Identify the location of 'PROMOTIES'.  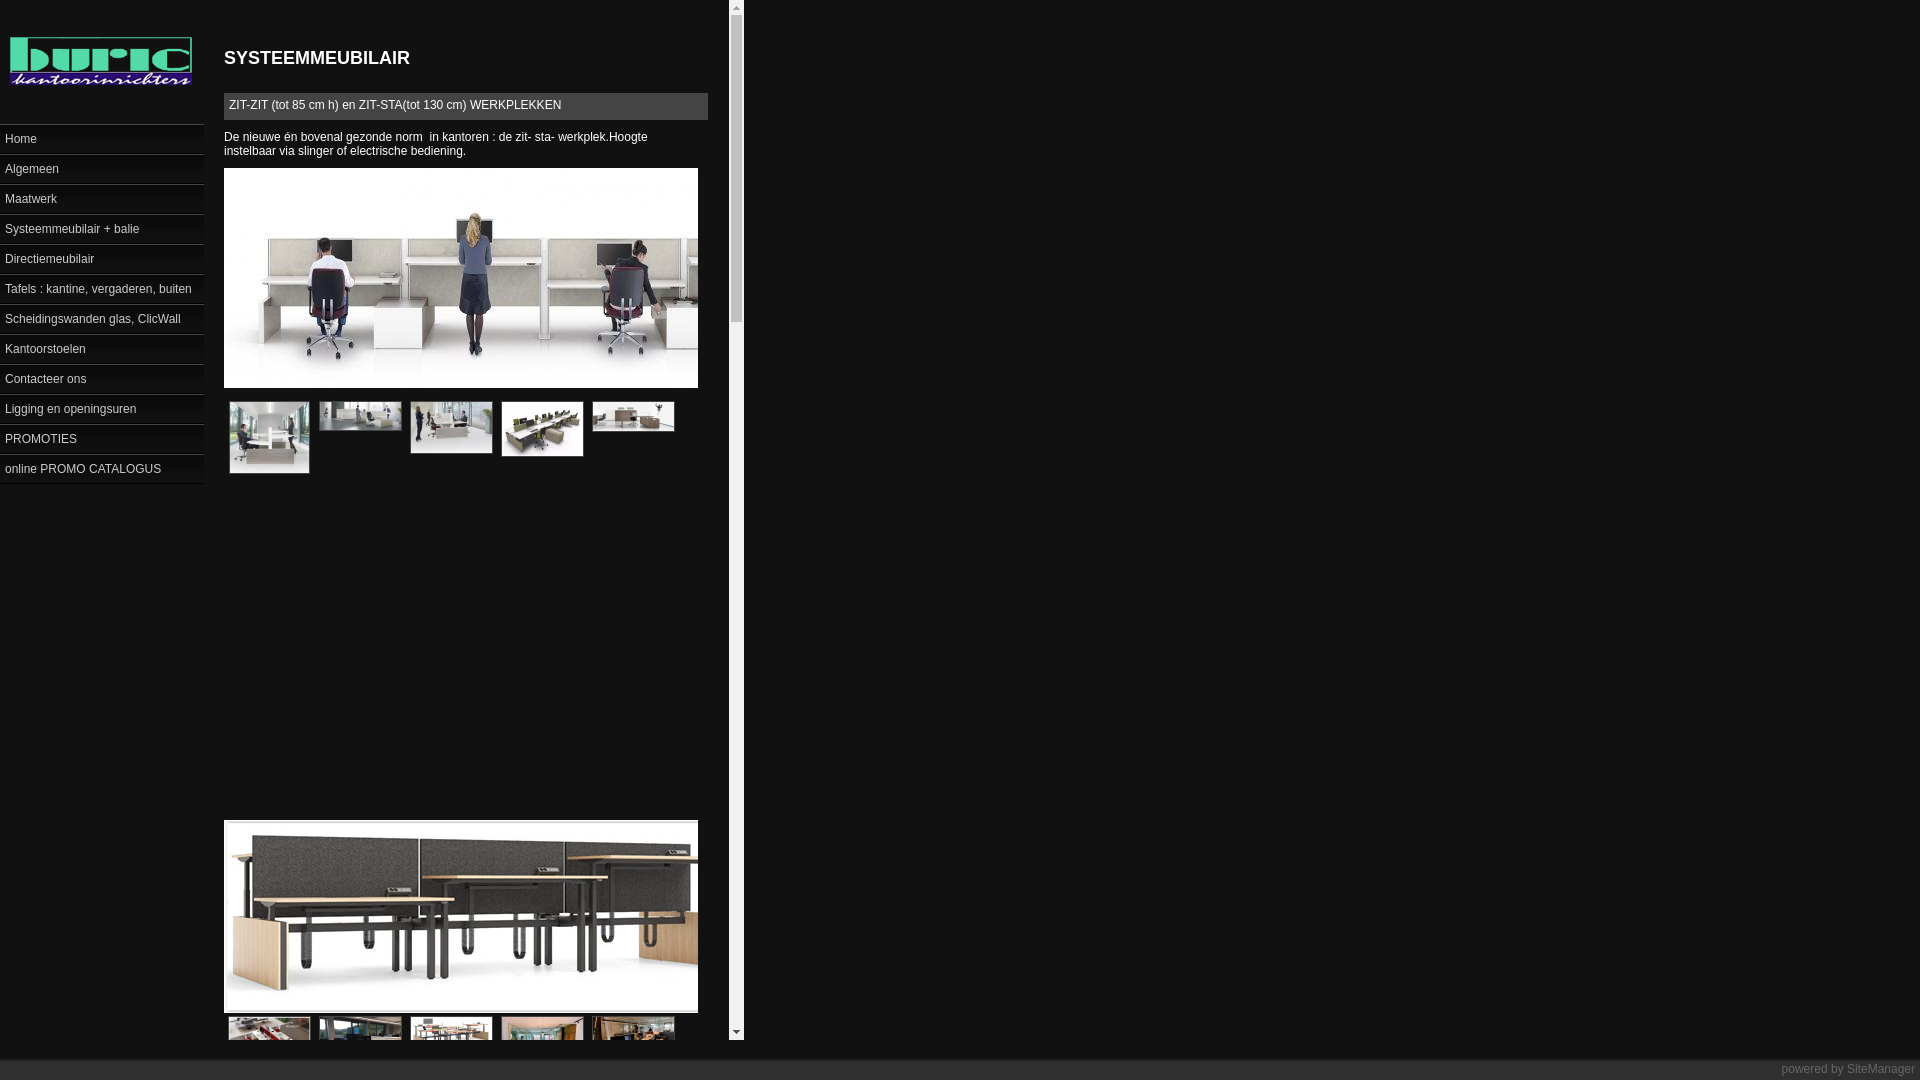
(100, 437).